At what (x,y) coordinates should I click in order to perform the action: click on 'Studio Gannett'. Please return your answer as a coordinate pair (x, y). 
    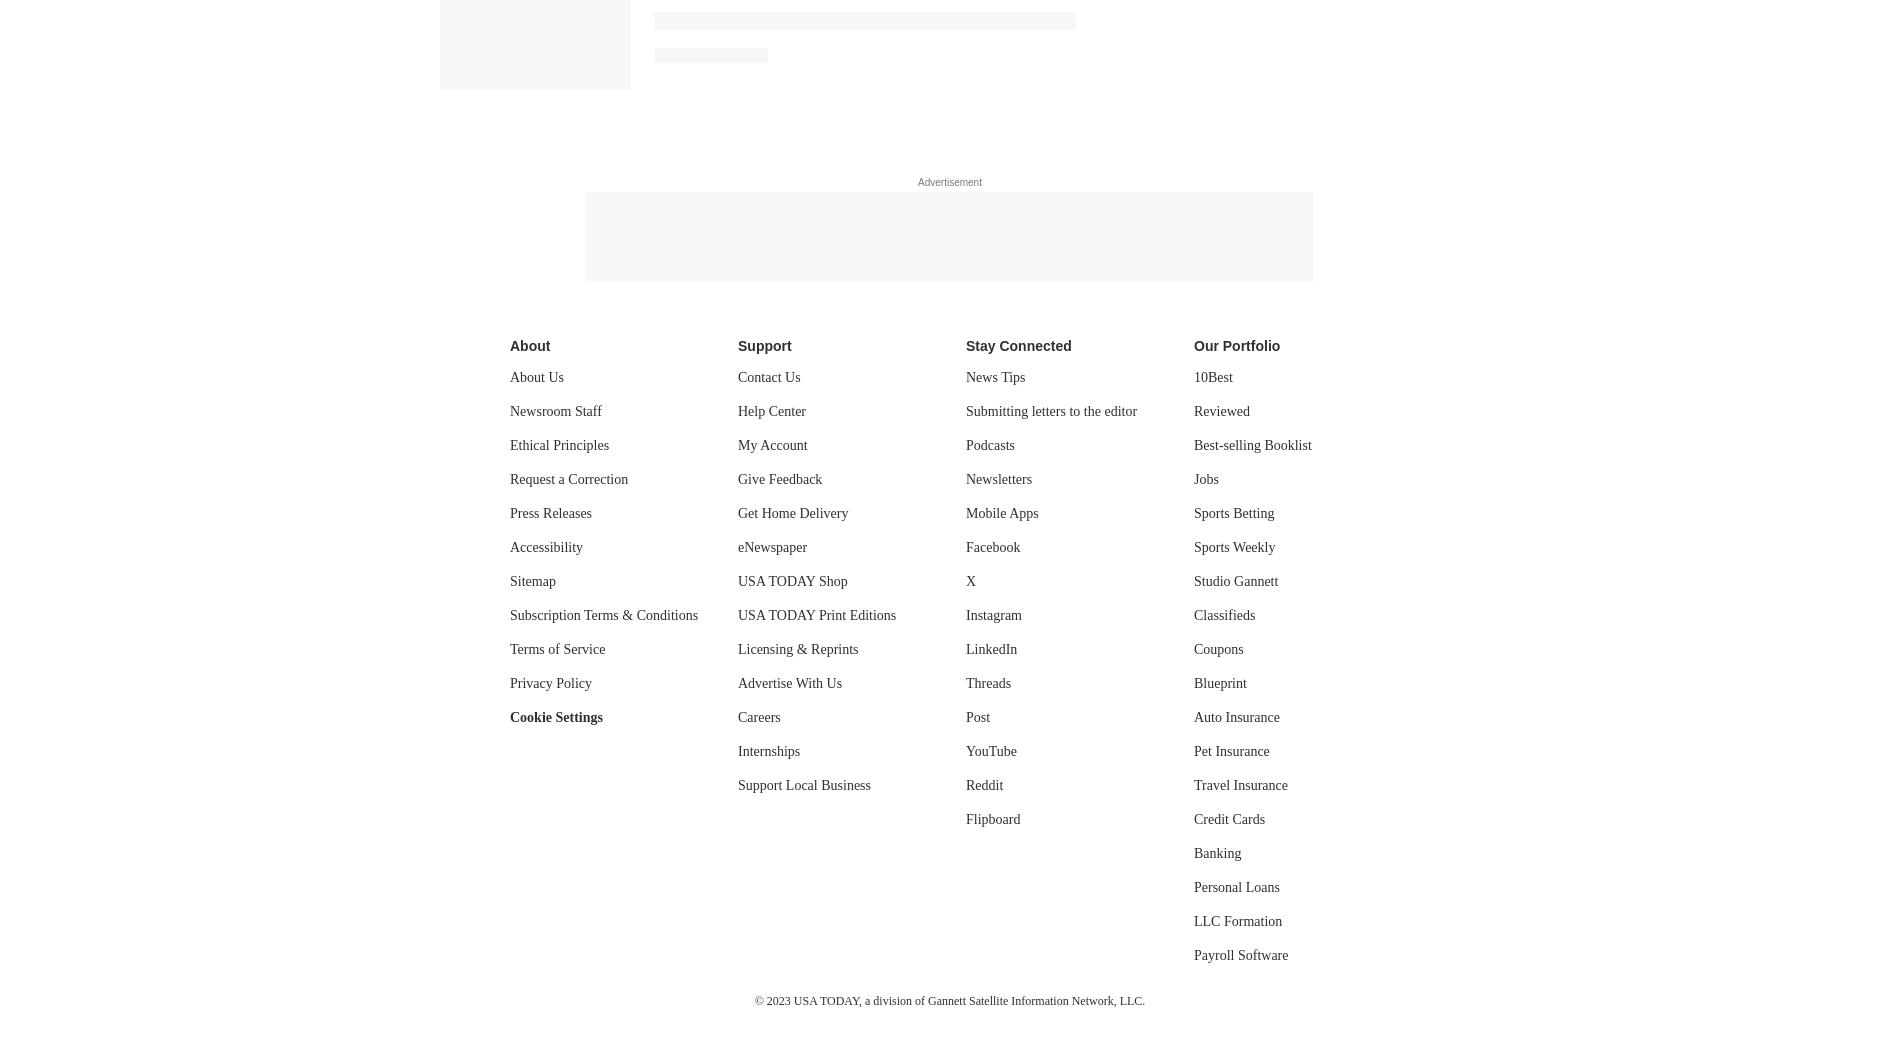
    Looking at the image, I should click on (1234, 581).